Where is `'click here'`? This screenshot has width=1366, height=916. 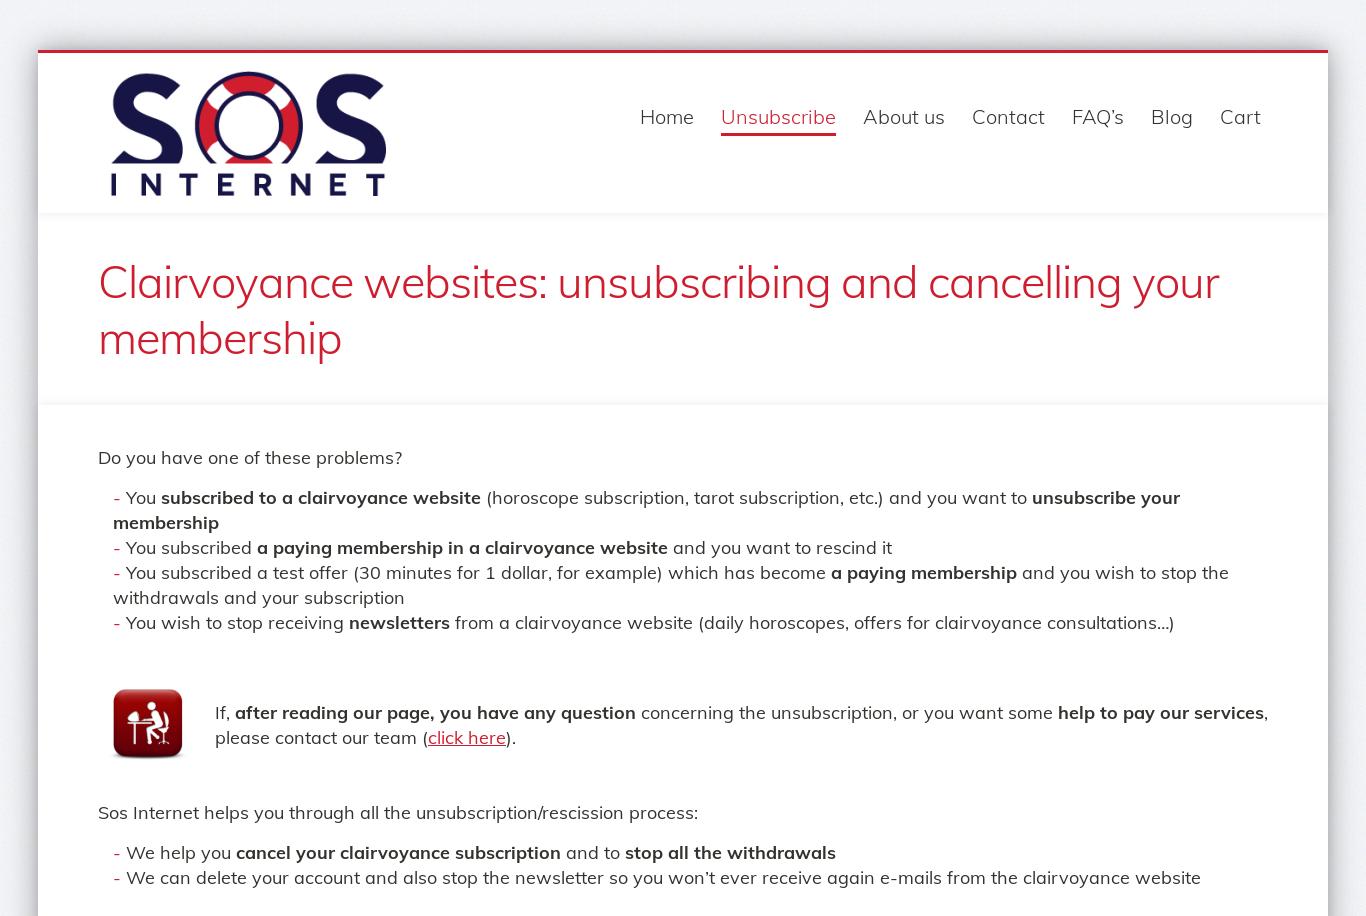 'click here' is located at coordinates (426, 737).